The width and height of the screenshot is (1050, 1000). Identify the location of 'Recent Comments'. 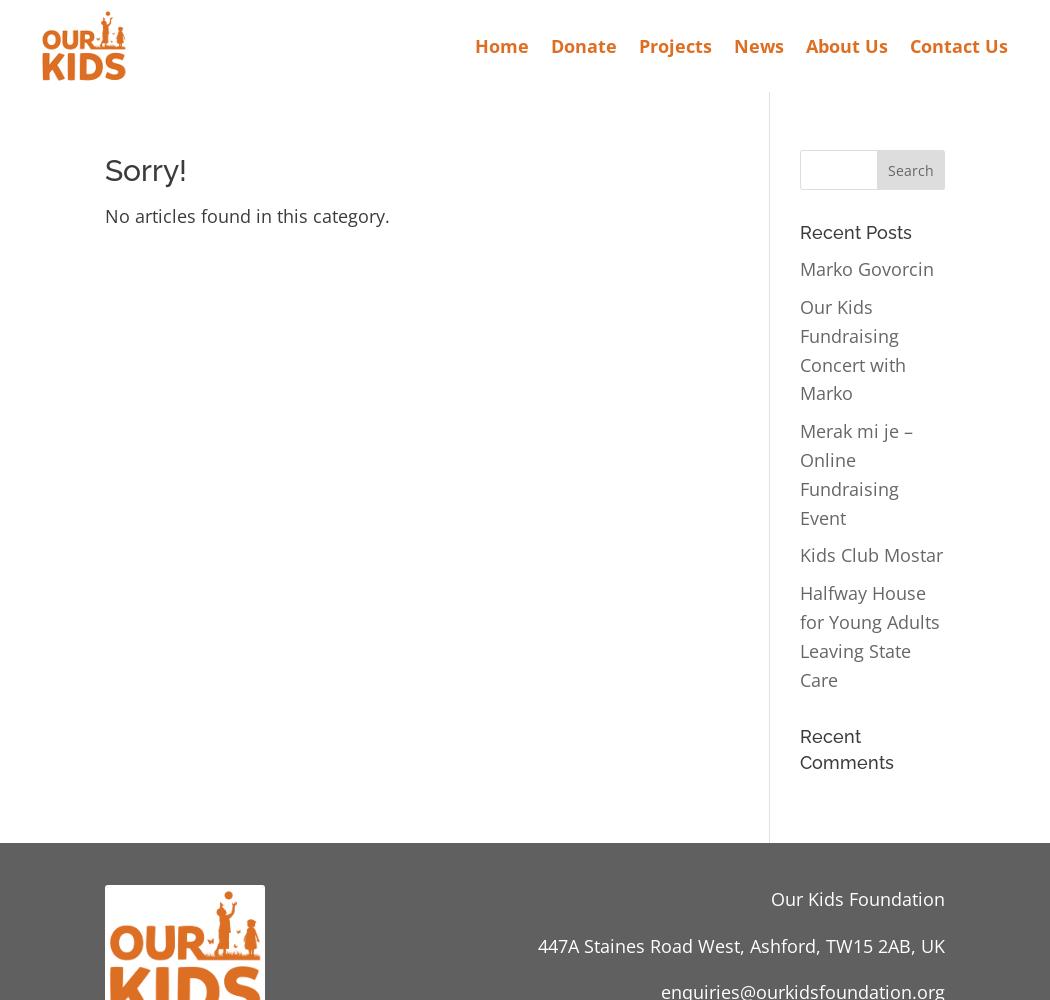
(798, 748).